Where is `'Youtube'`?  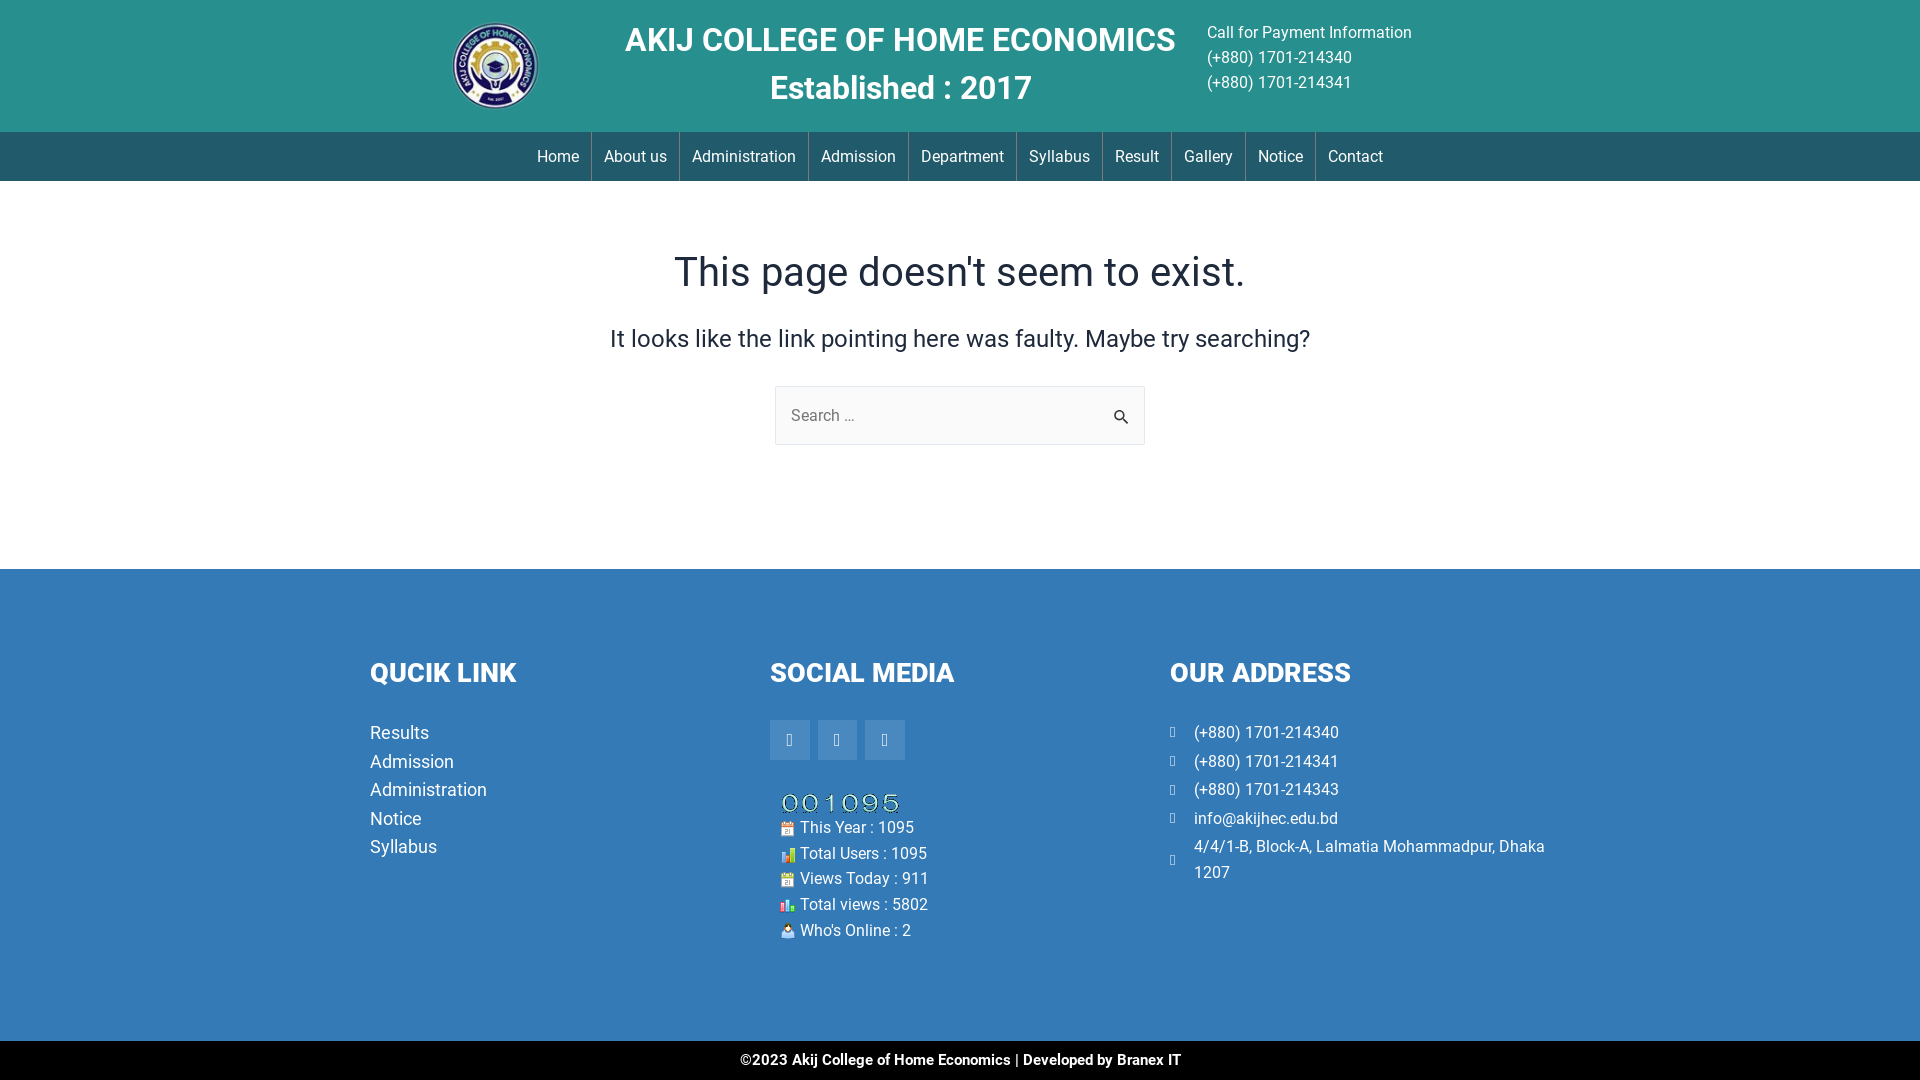 'Youtube' is located at coordinates (883, 740).